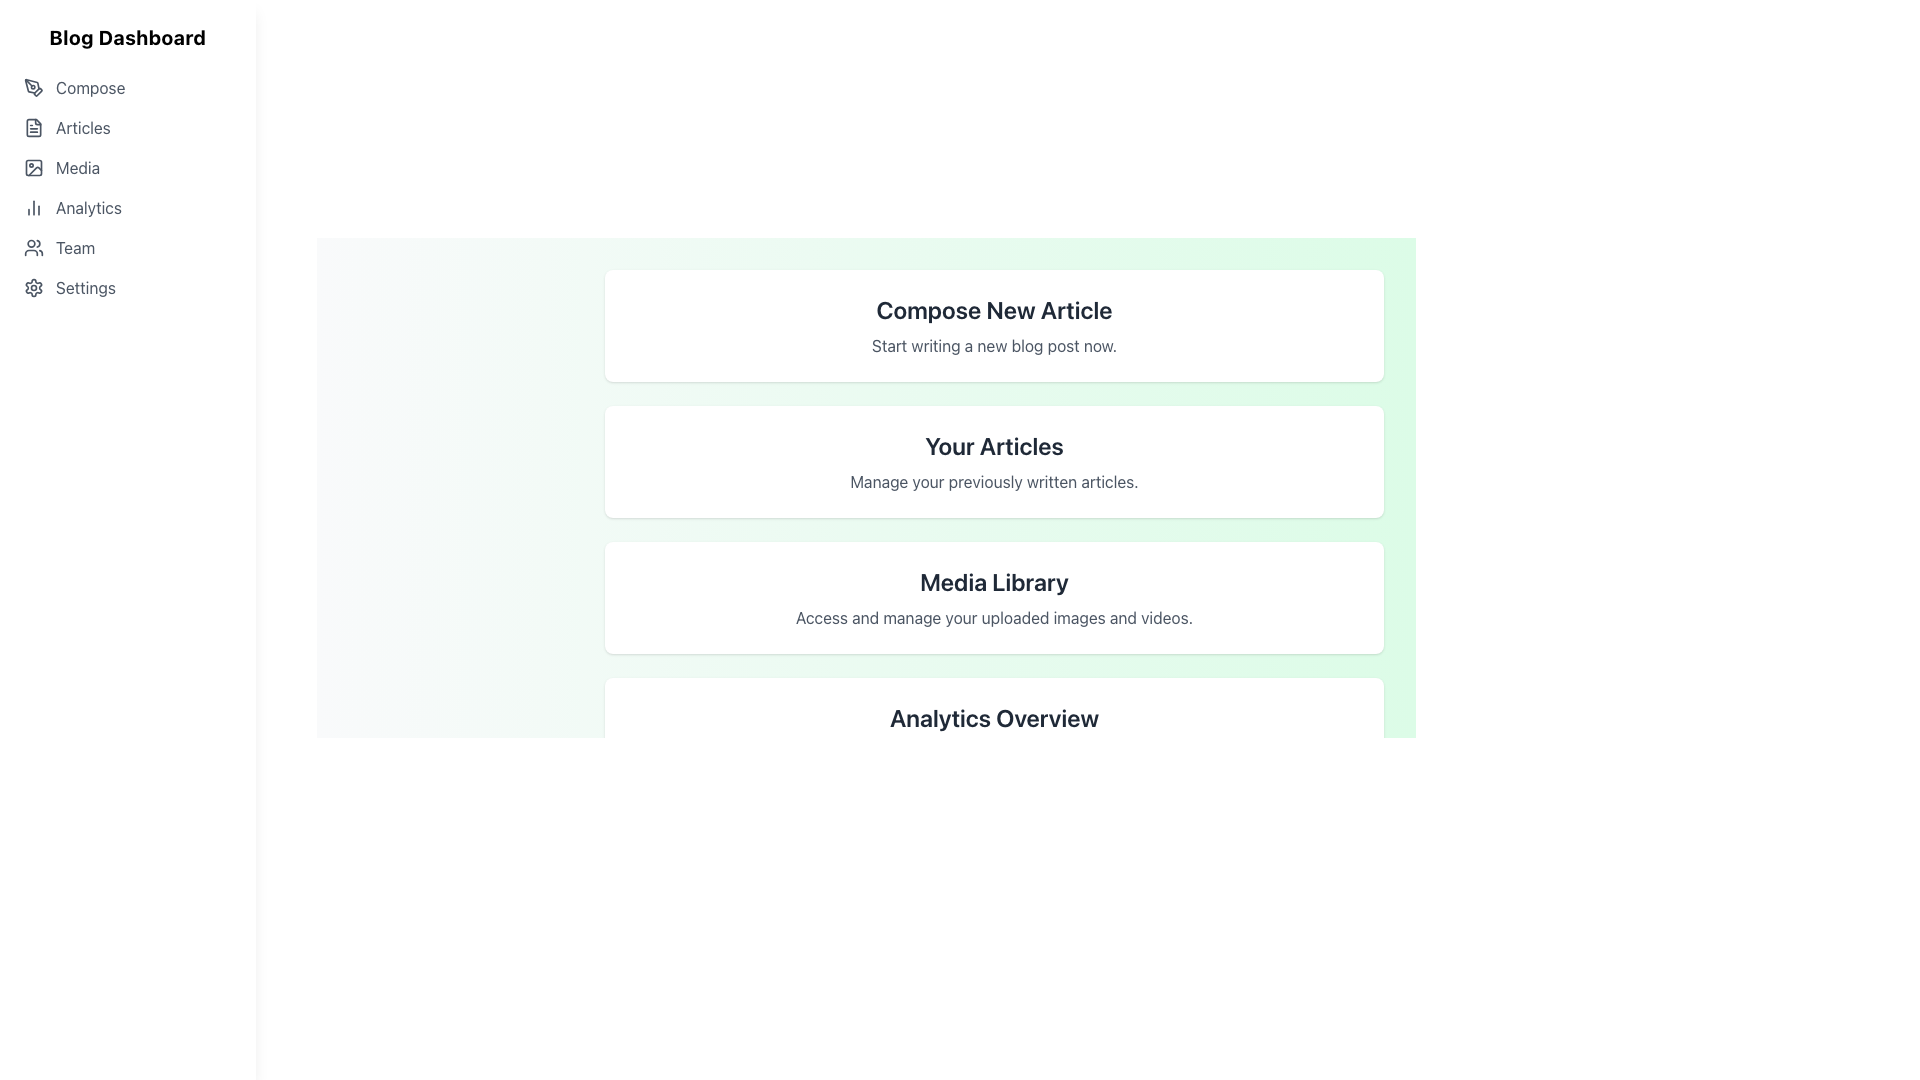 Image resolution: width=1920 pixels, height=1080 pixels. Describe the element at coordinates (127, 38) in the screenshot. I see `the Text label located in the top-left corner of the page, which serves as a title or heading for the section below it` at that location.